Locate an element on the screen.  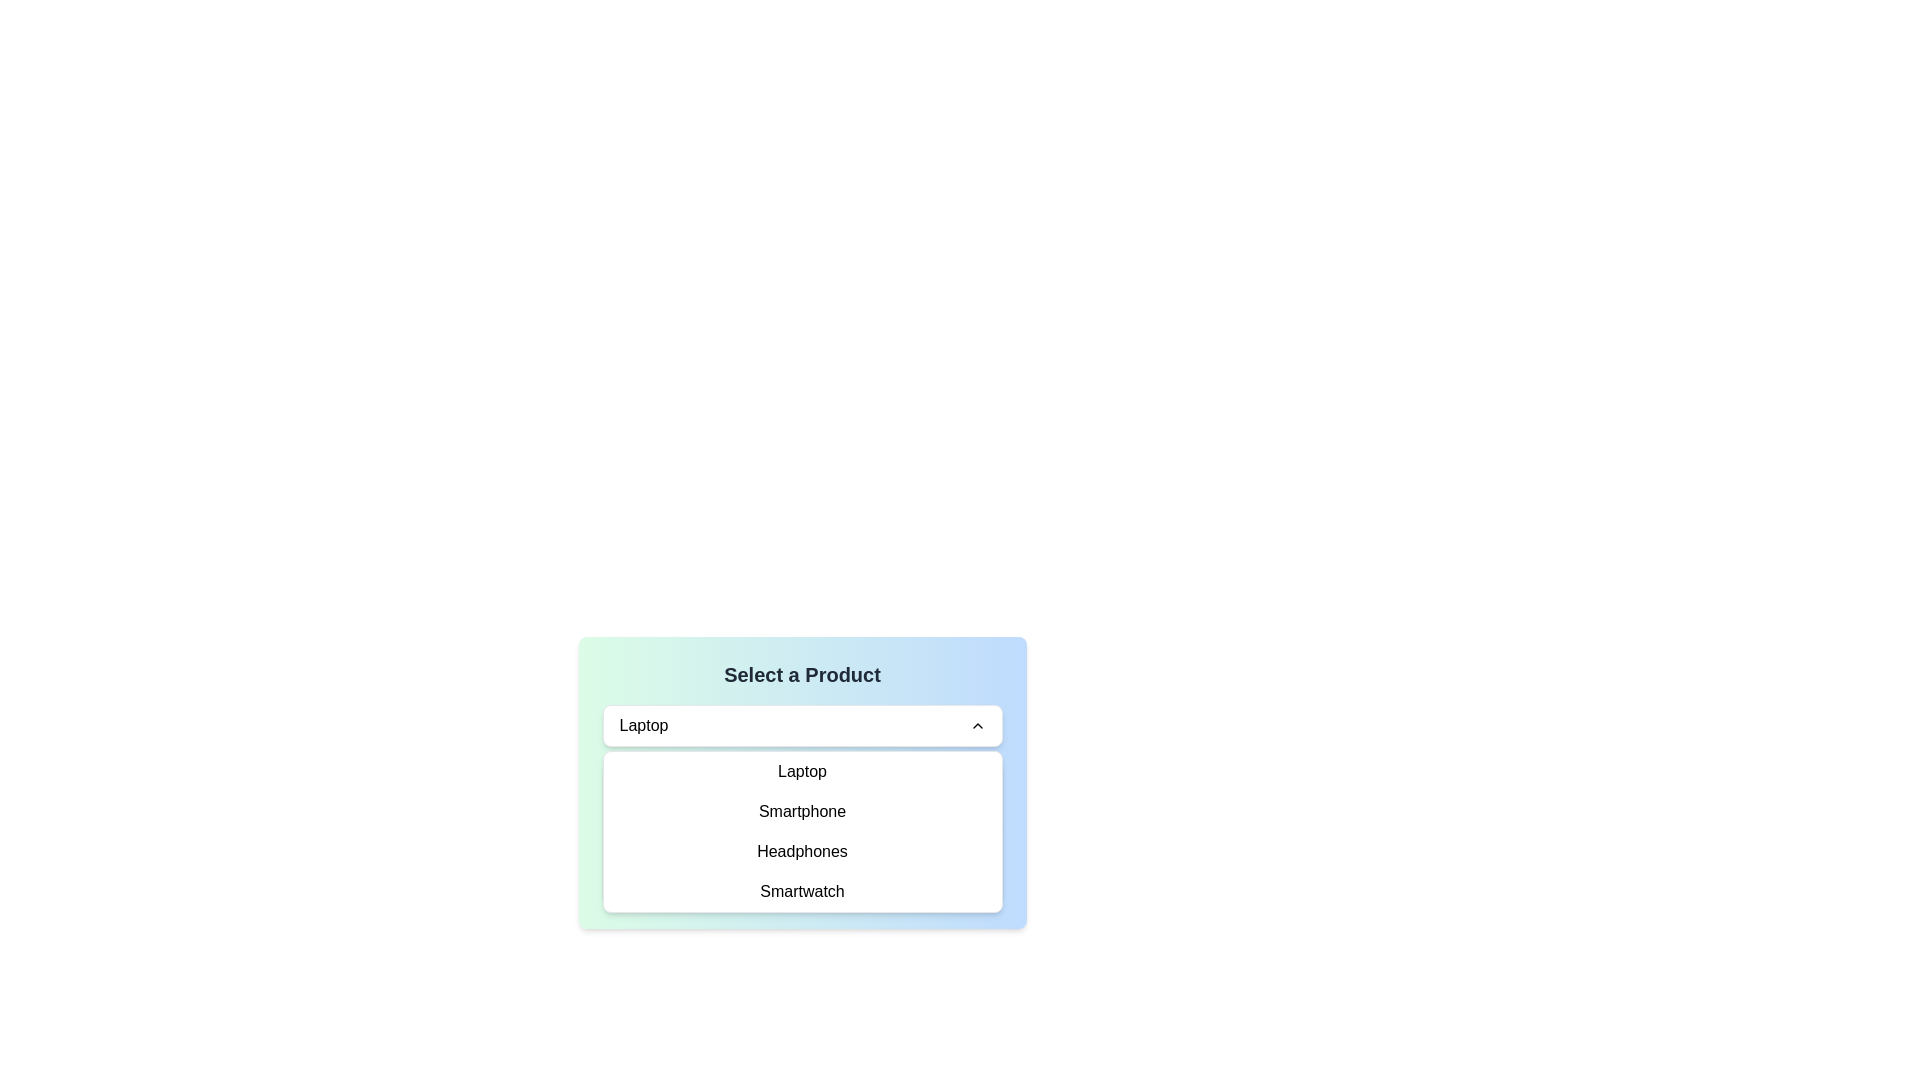
the 'Smartphone' option in the dropdown menu, which is the second item below 'Laptop' and above 'Headphones' is located at coordinates (802, 812).